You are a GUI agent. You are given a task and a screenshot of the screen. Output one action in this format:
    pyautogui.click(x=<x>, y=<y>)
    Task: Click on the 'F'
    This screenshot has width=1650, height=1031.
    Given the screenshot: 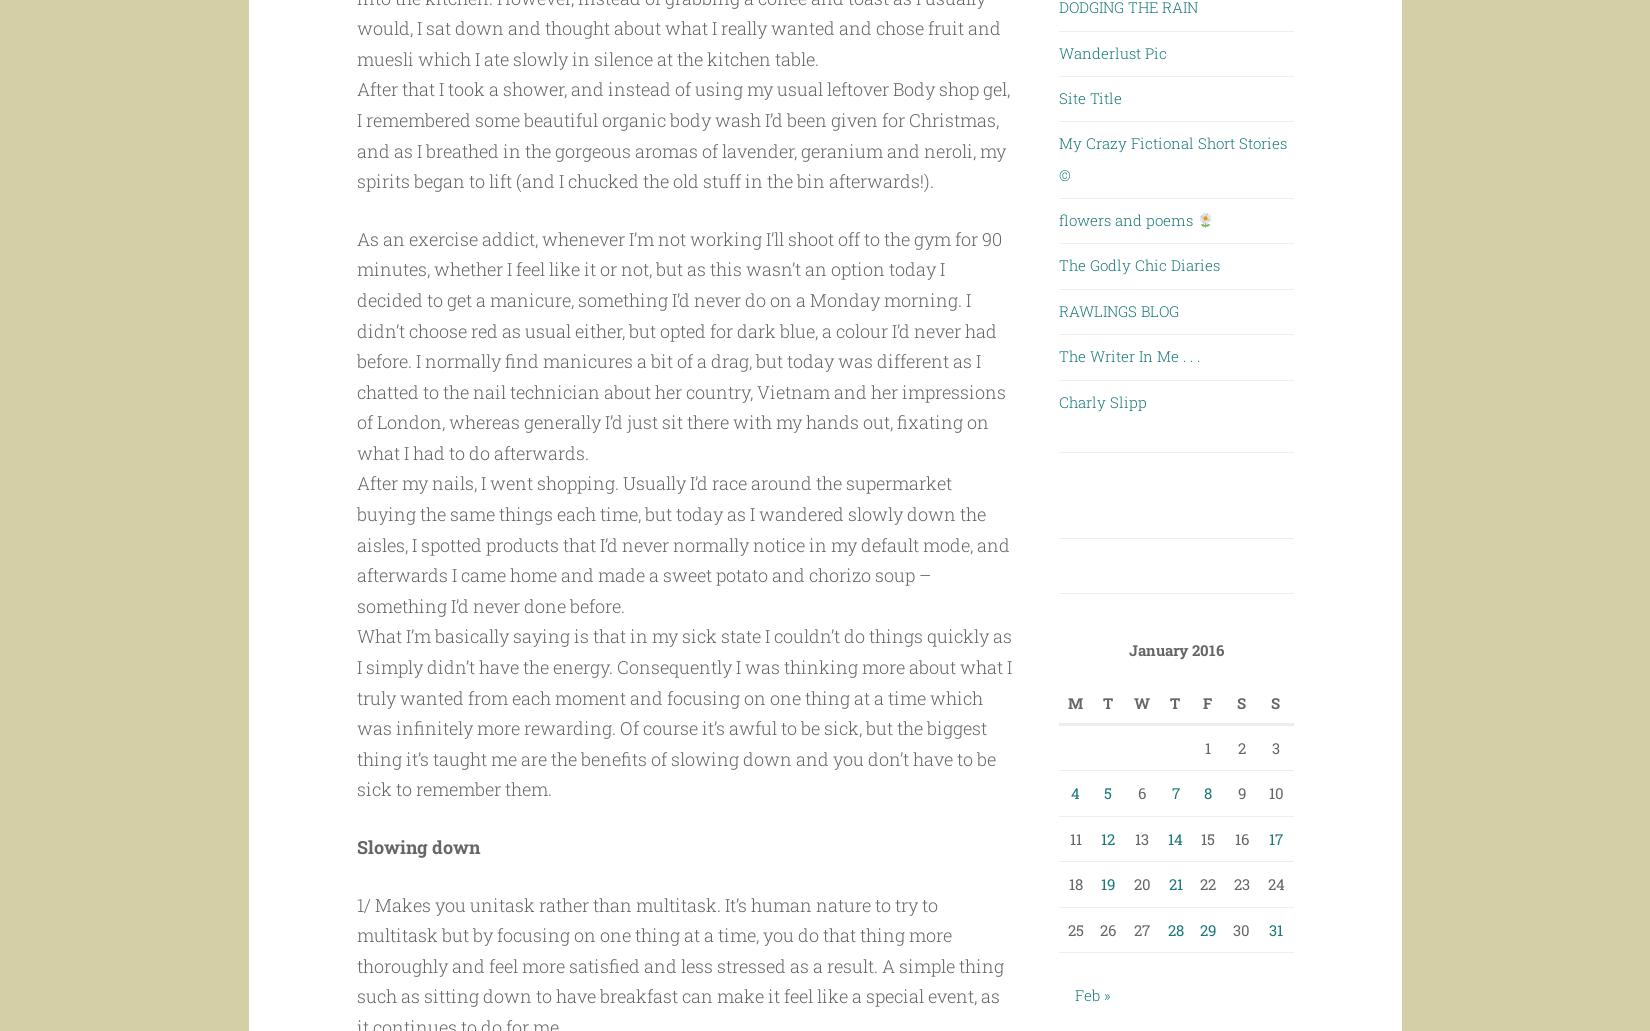 What is the action you would take?
    pyautogui.click(x=1203, y=702)
    